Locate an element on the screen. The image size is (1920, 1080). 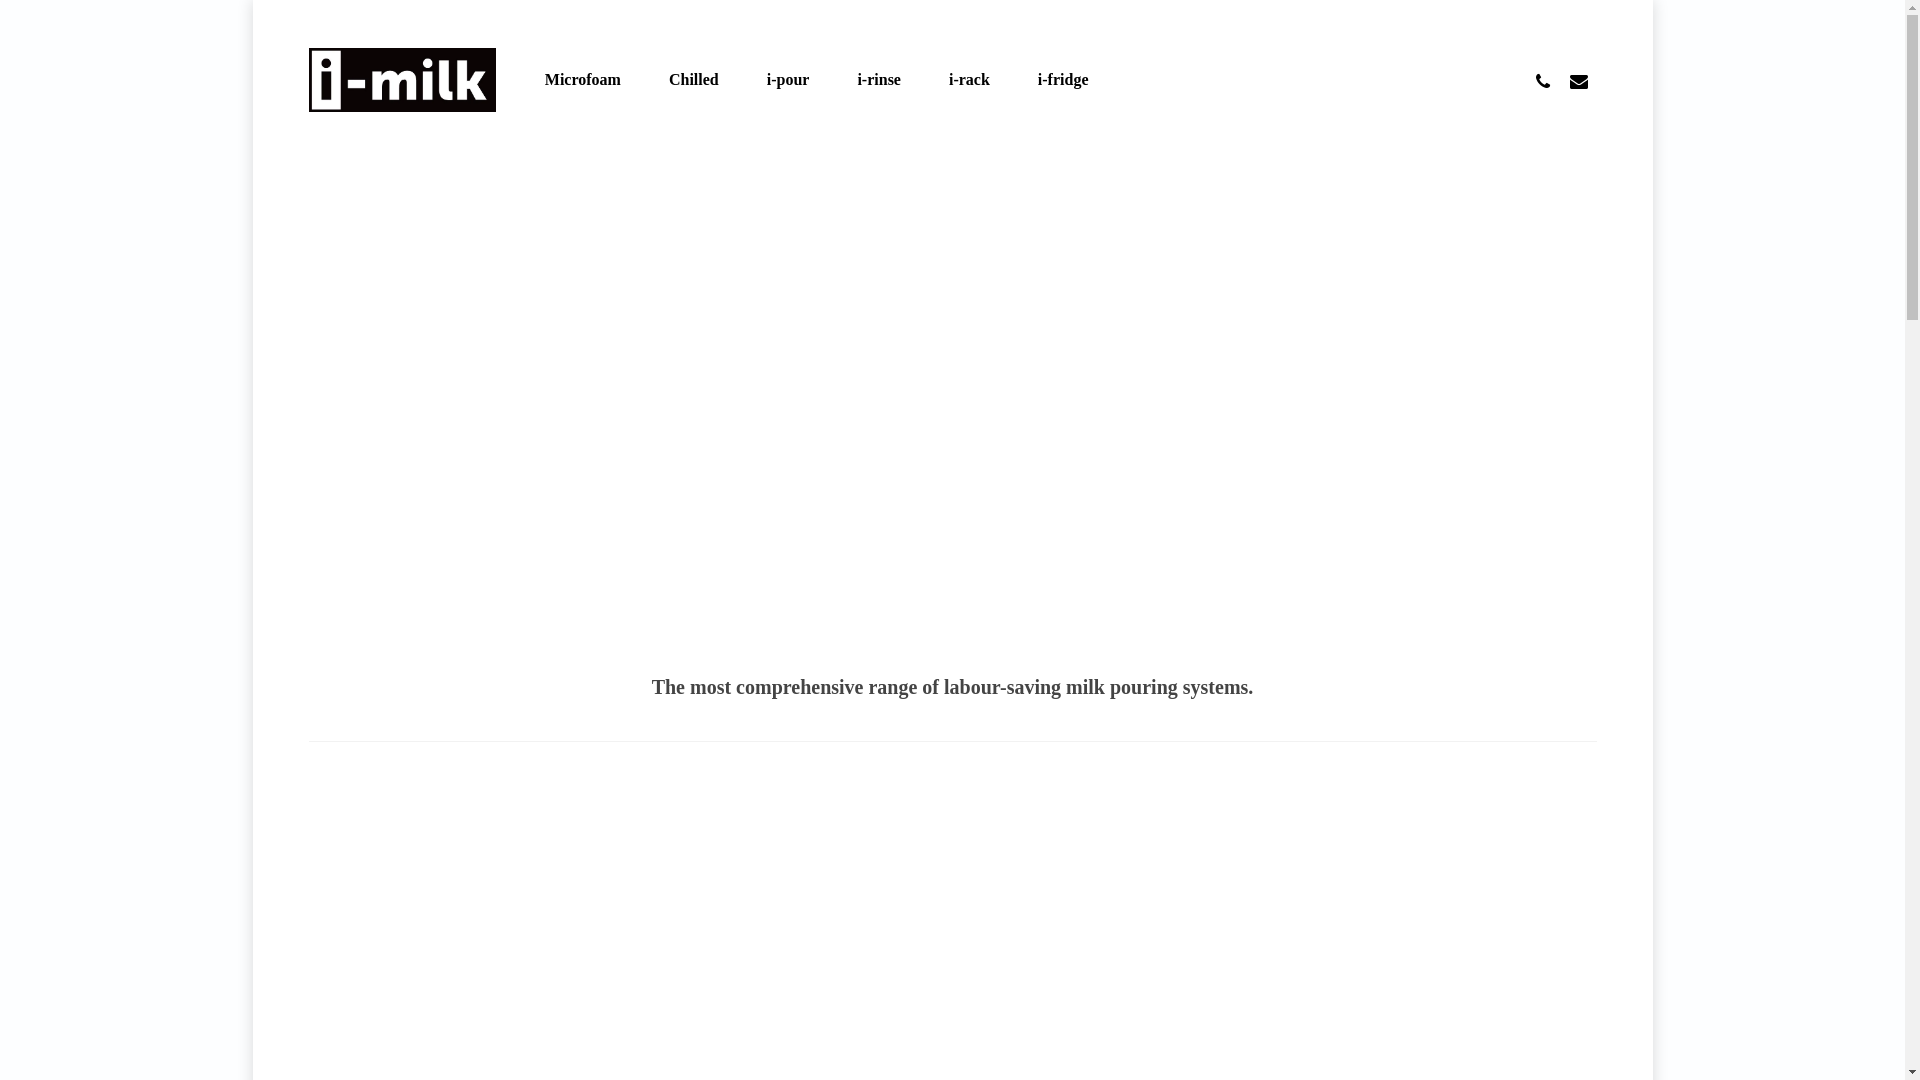
'SEE PHOTO GALLERY' is located at coordinates (1079, 946).